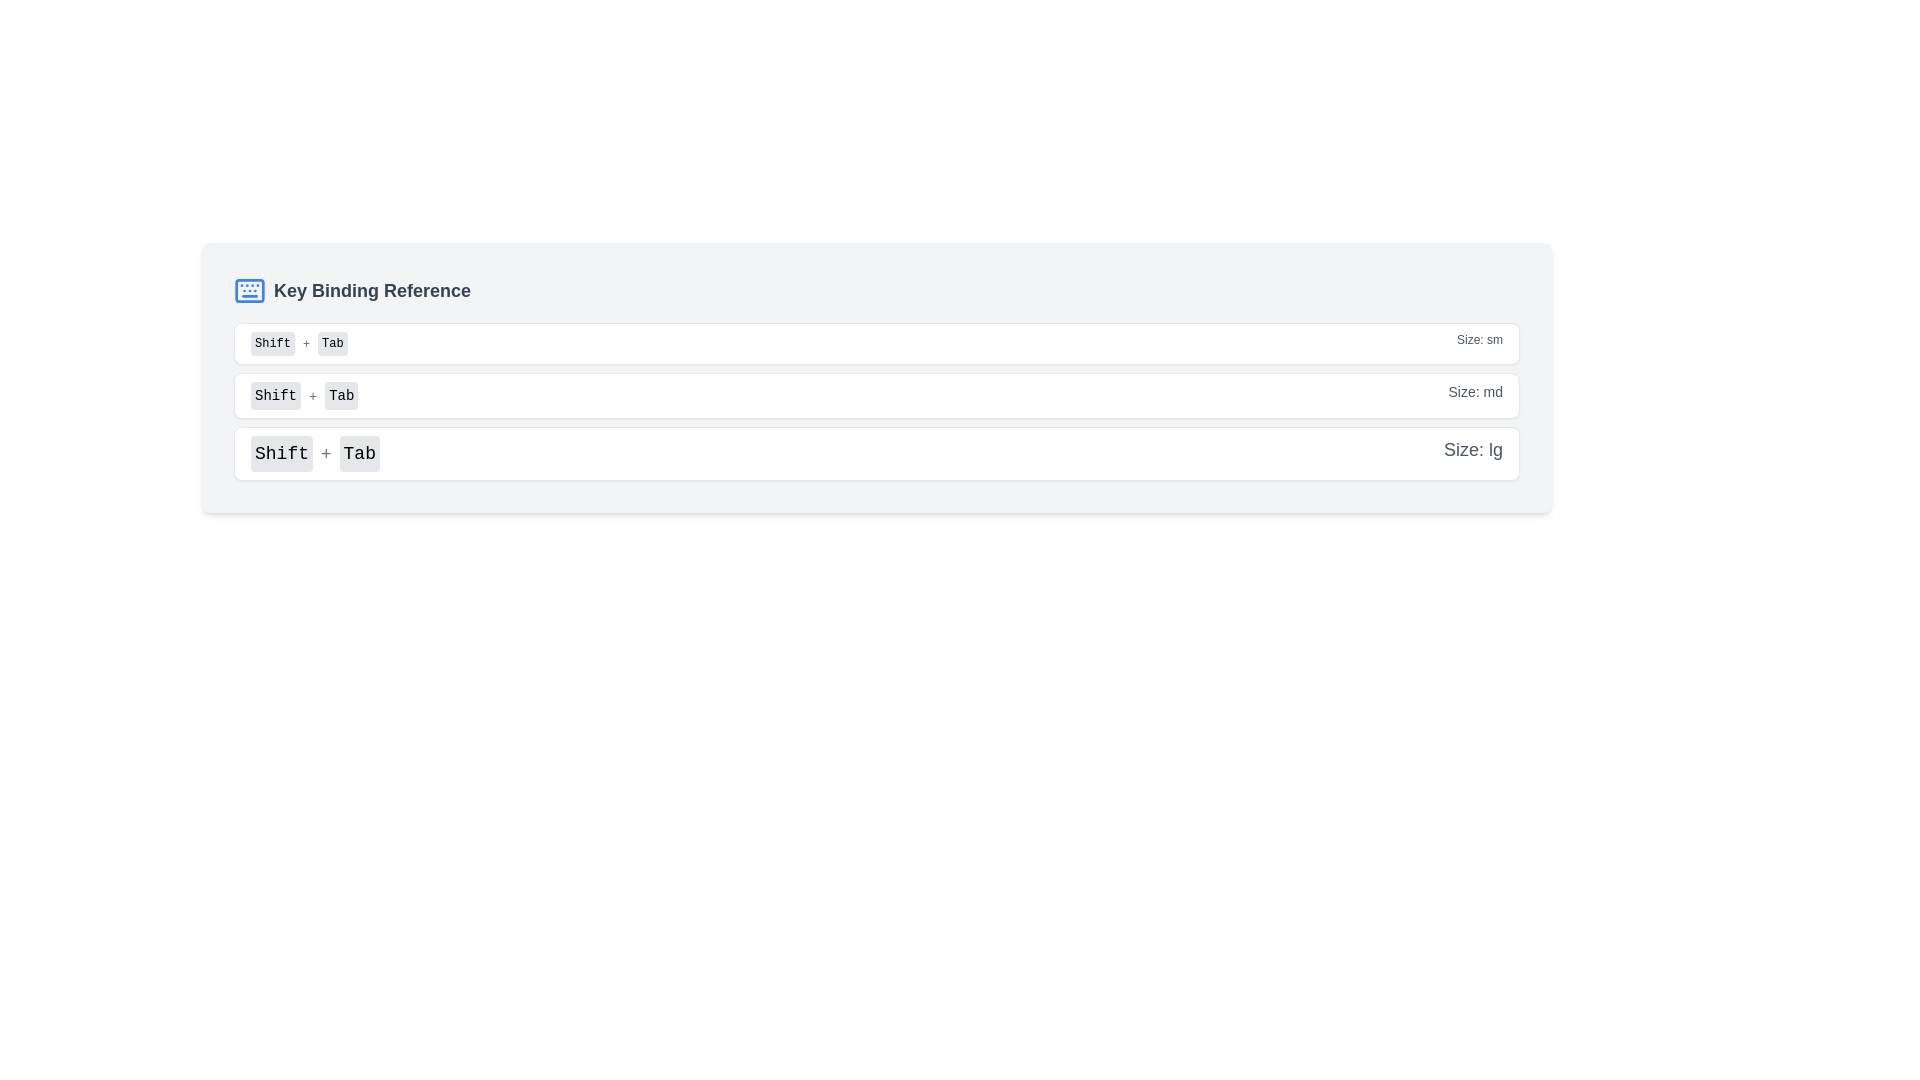  I want to click on the static display button representing the 'Shift' key, which is located to the left of a '+' symbol and the 'Tab' button in the third row of a vertical list, so click(281, 454).